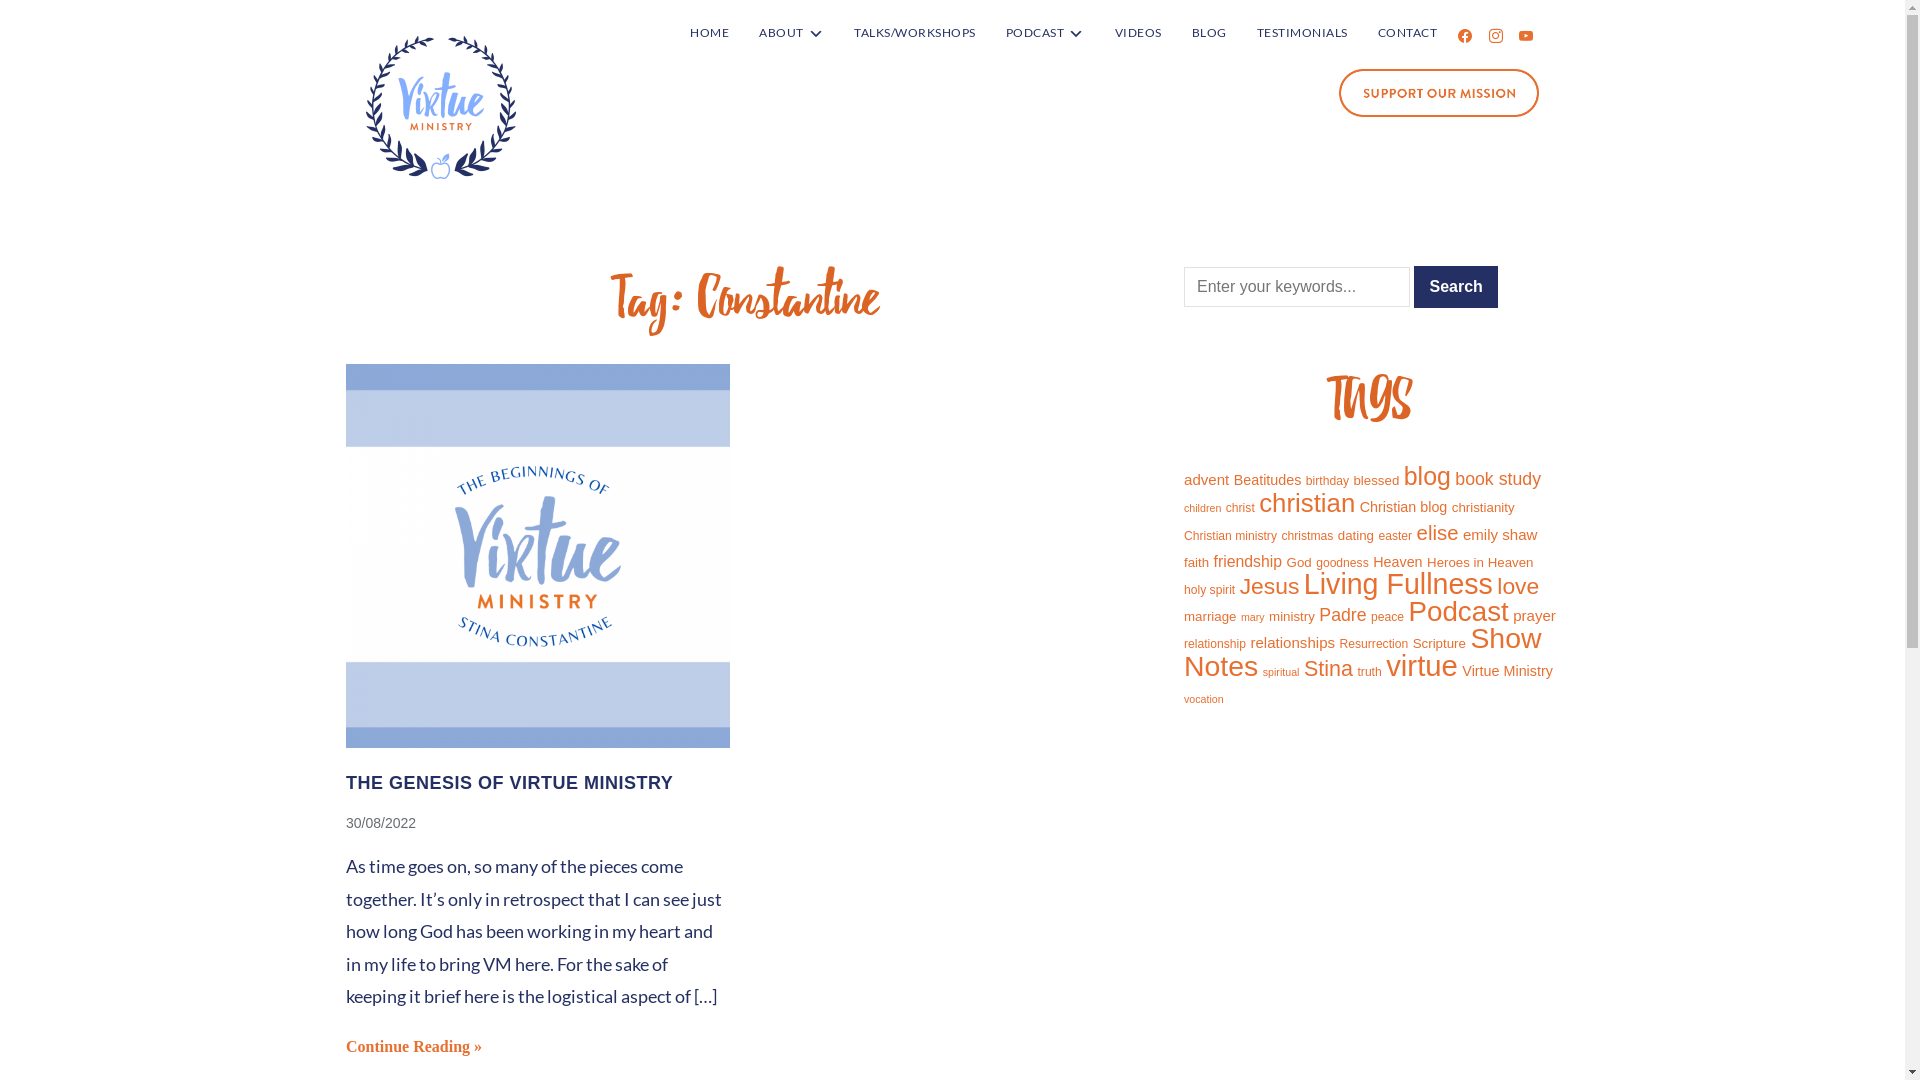  I want to click on 'Heroes in Heaven', so click(1425, 562).